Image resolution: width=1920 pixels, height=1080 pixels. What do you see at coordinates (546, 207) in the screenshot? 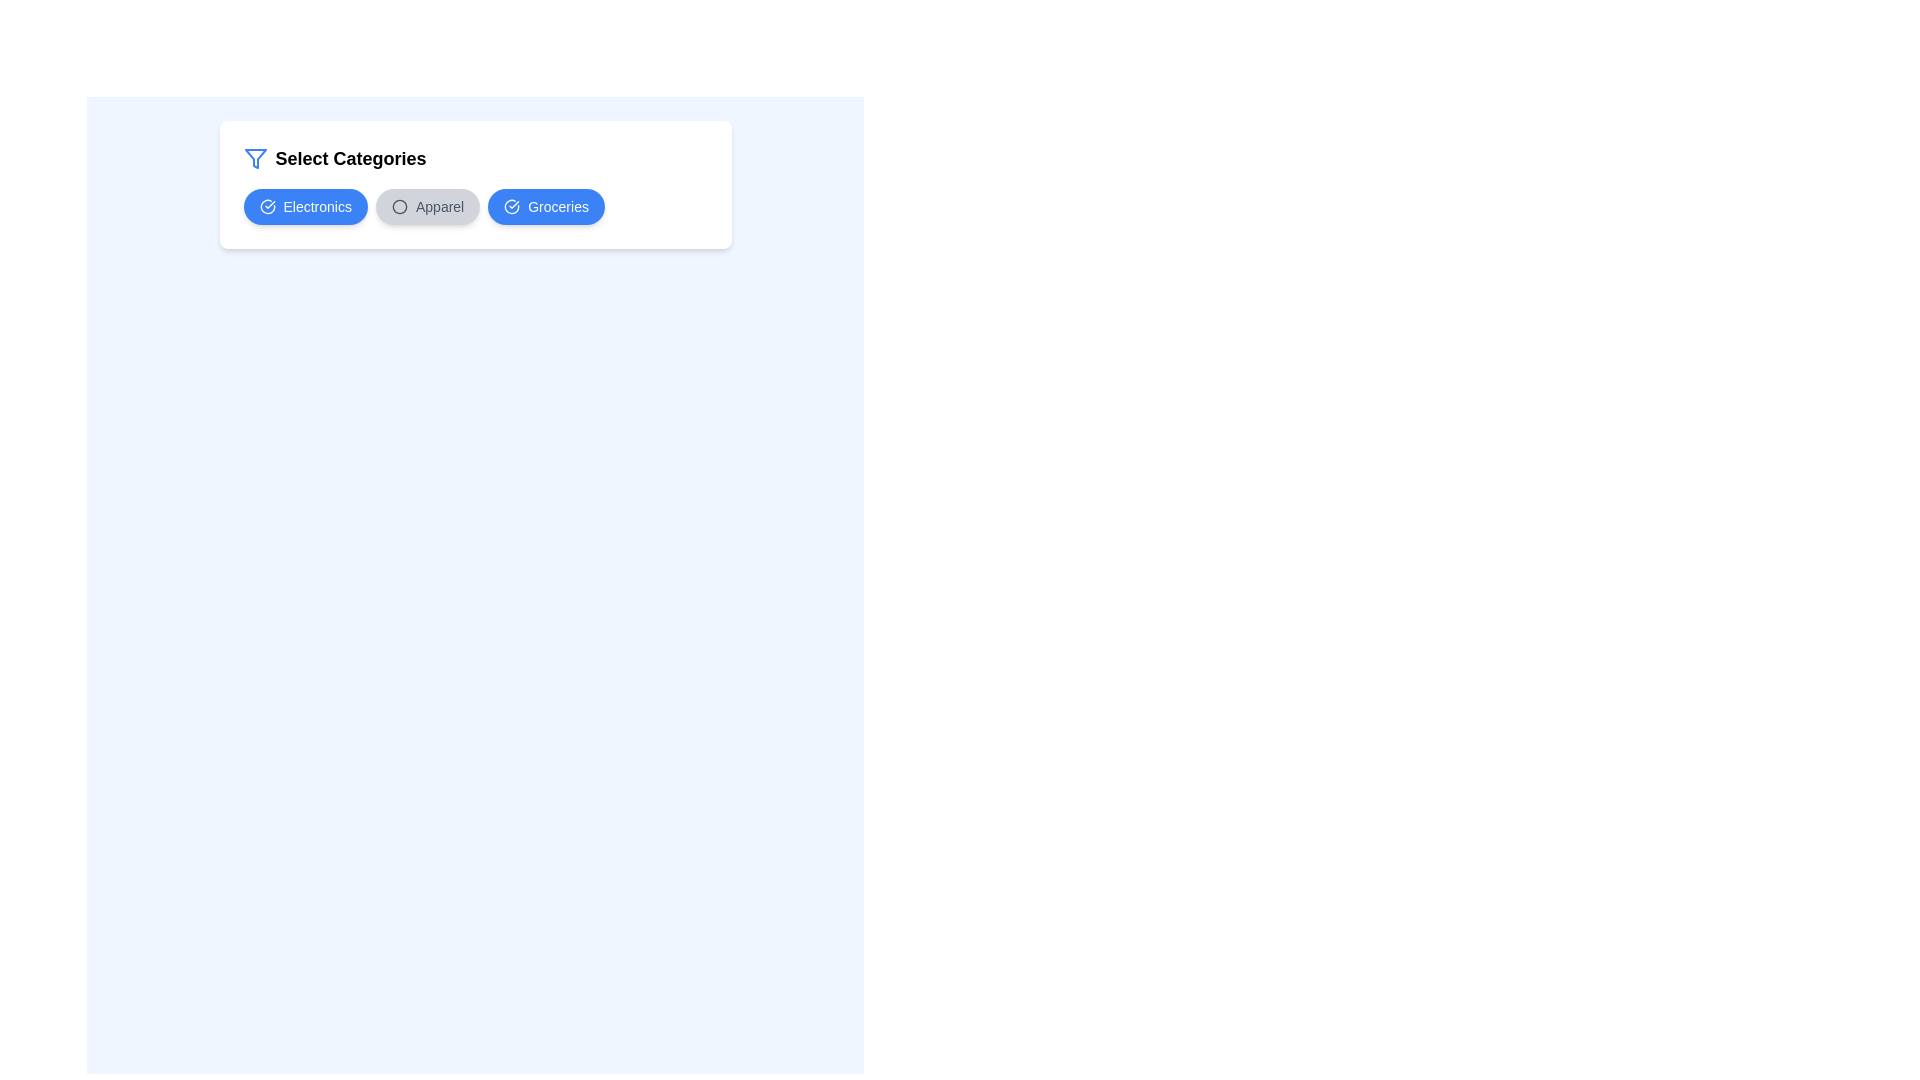
I see `the category Groceries` at bounding box center [546, 207].